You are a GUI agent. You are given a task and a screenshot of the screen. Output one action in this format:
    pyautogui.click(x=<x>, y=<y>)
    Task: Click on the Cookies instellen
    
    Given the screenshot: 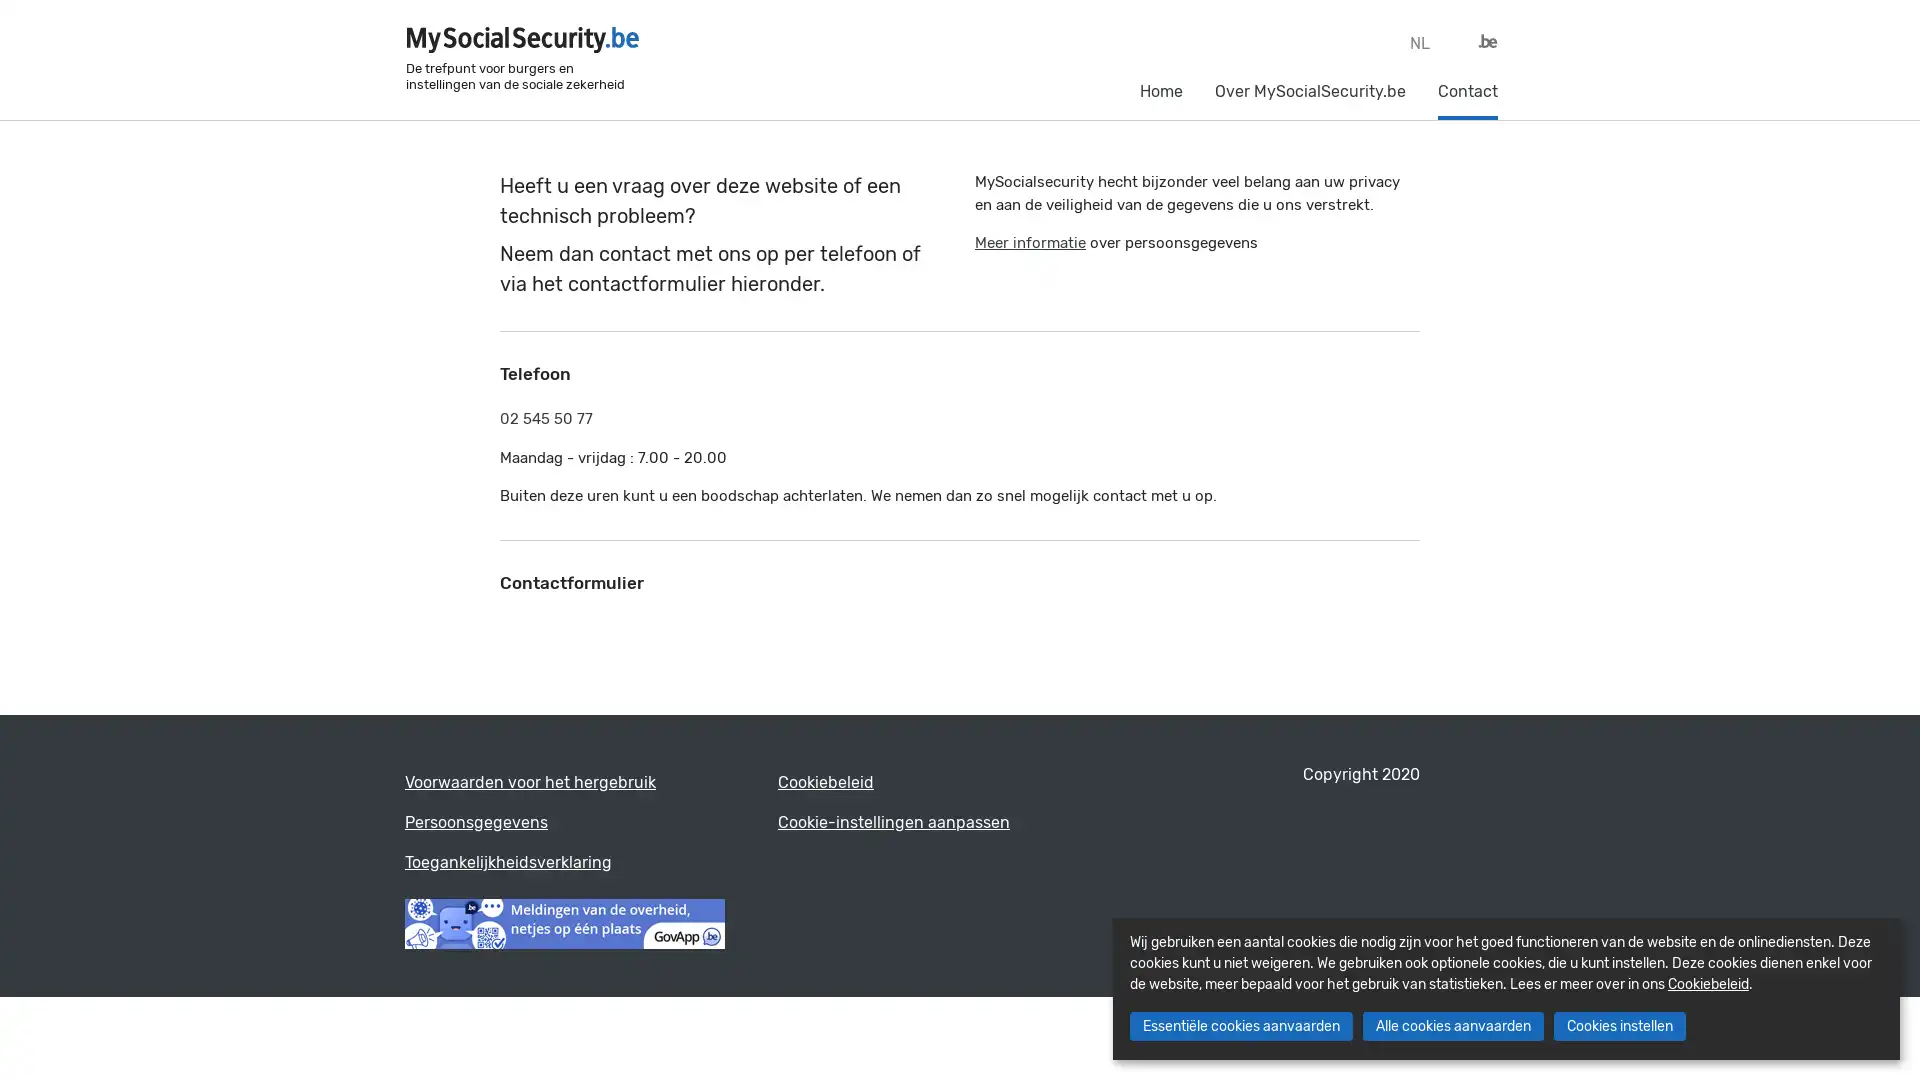 What is the action you would take?
    pyautogui.click(x=1618, y=1026)
    